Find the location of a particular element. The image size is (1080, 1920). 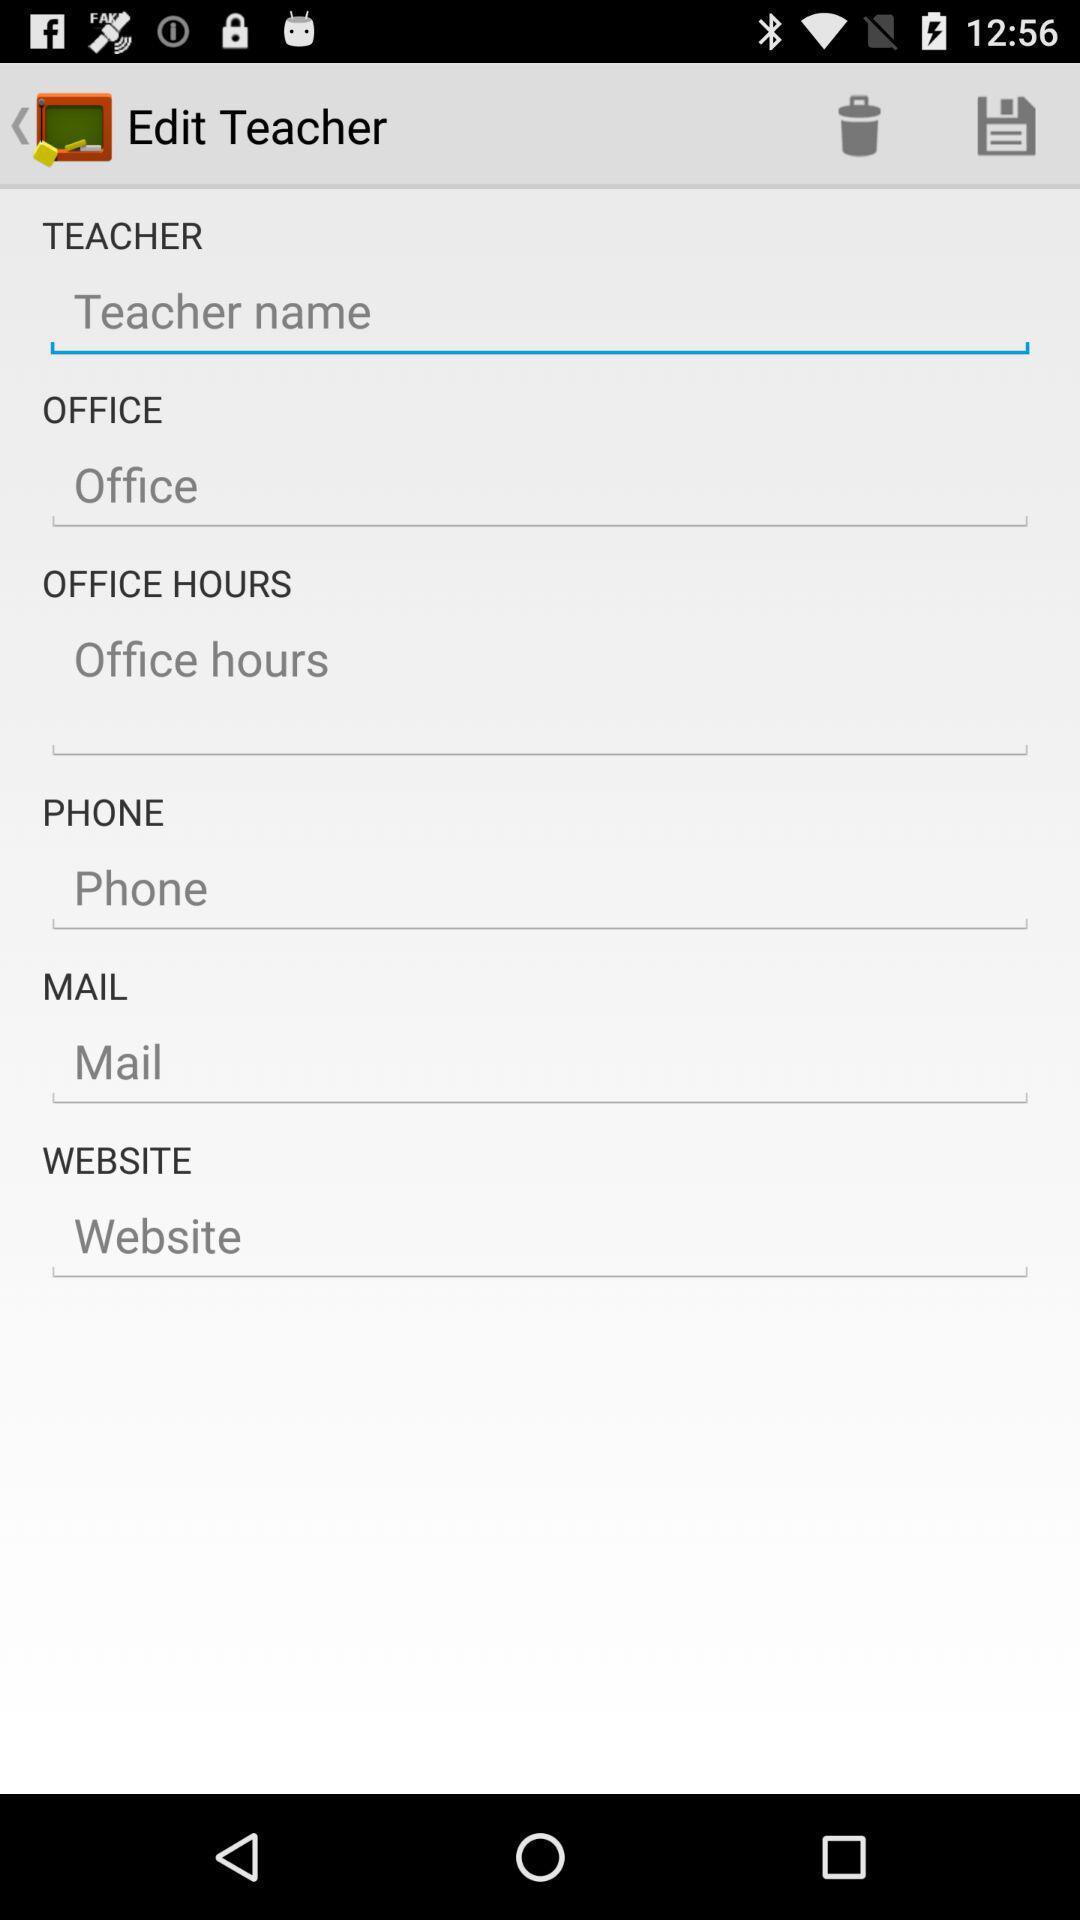

office hours field is located at coordinates (540, 686).